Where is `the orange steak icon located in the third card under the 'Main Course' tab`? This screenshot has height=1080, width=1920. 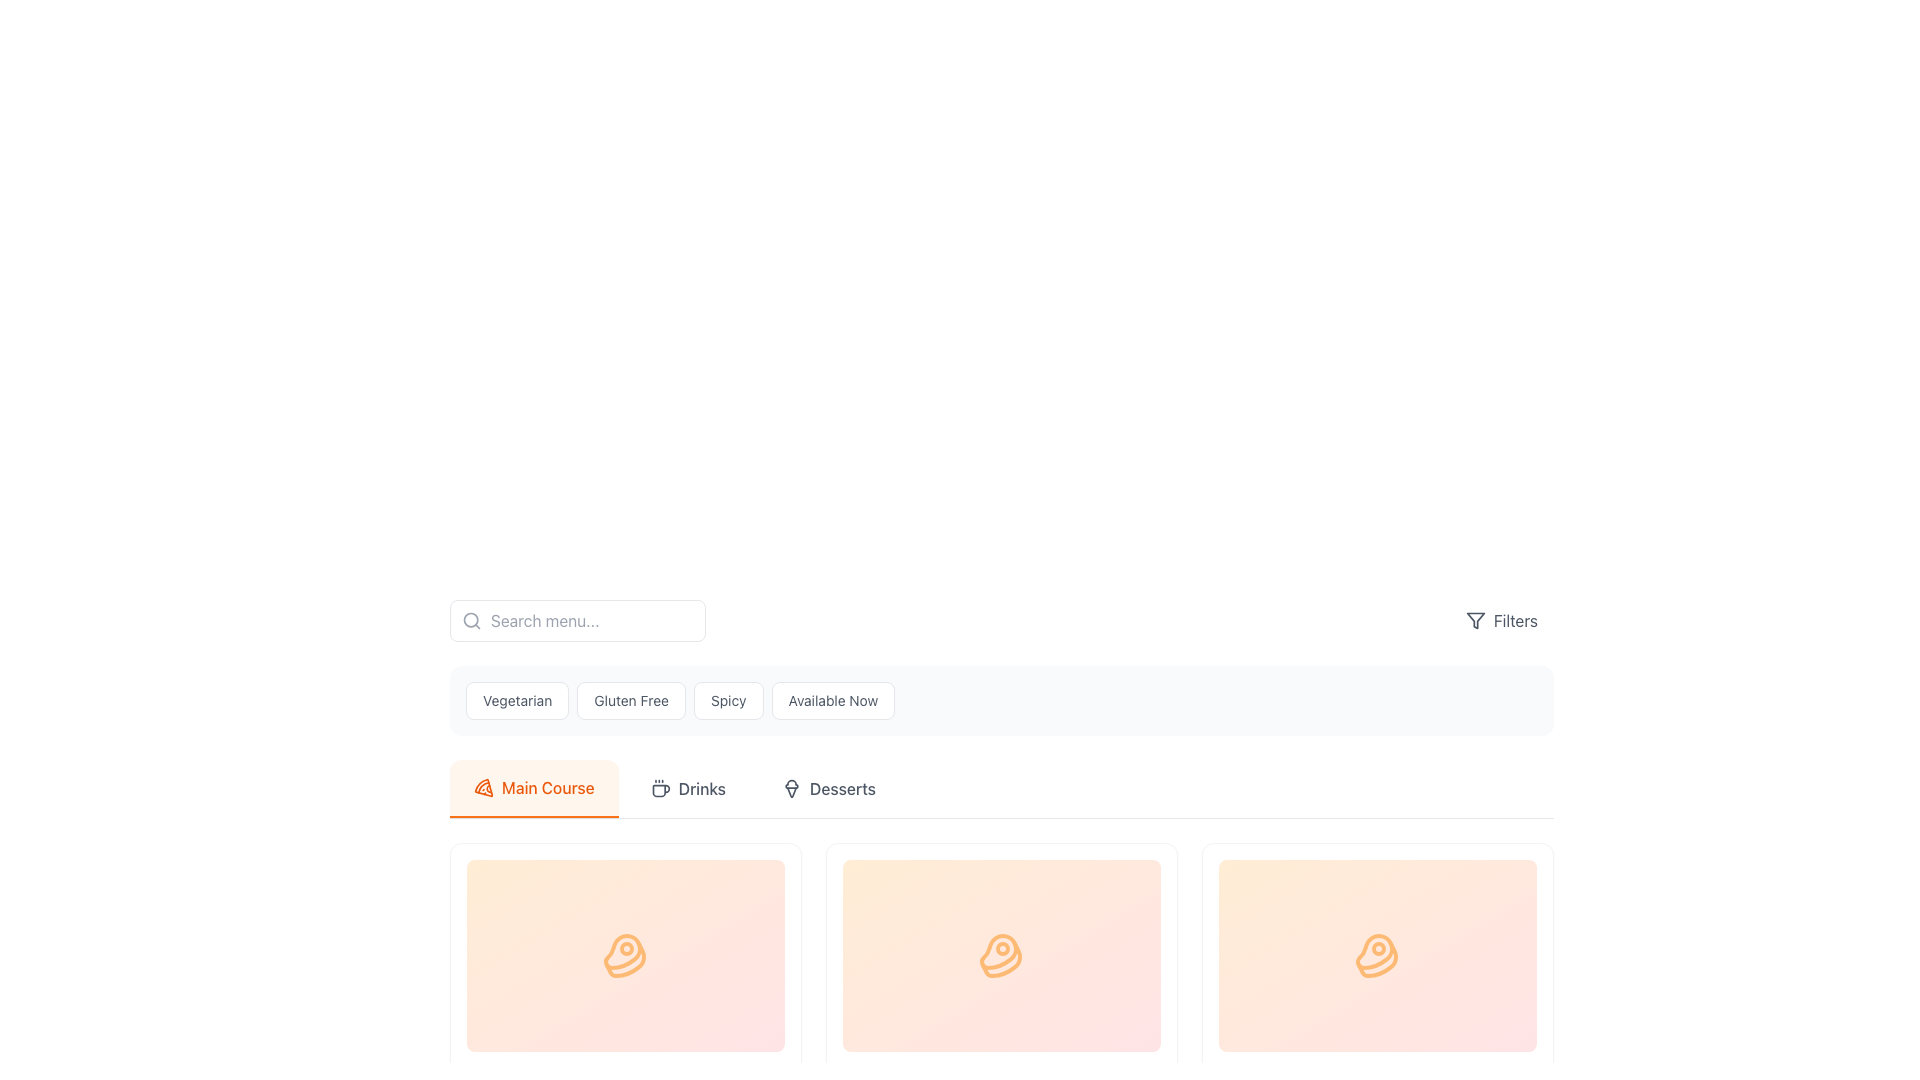
the orange steak icon located in the third card under the 'Main Course' tab is located at coordinates (1376, 955).